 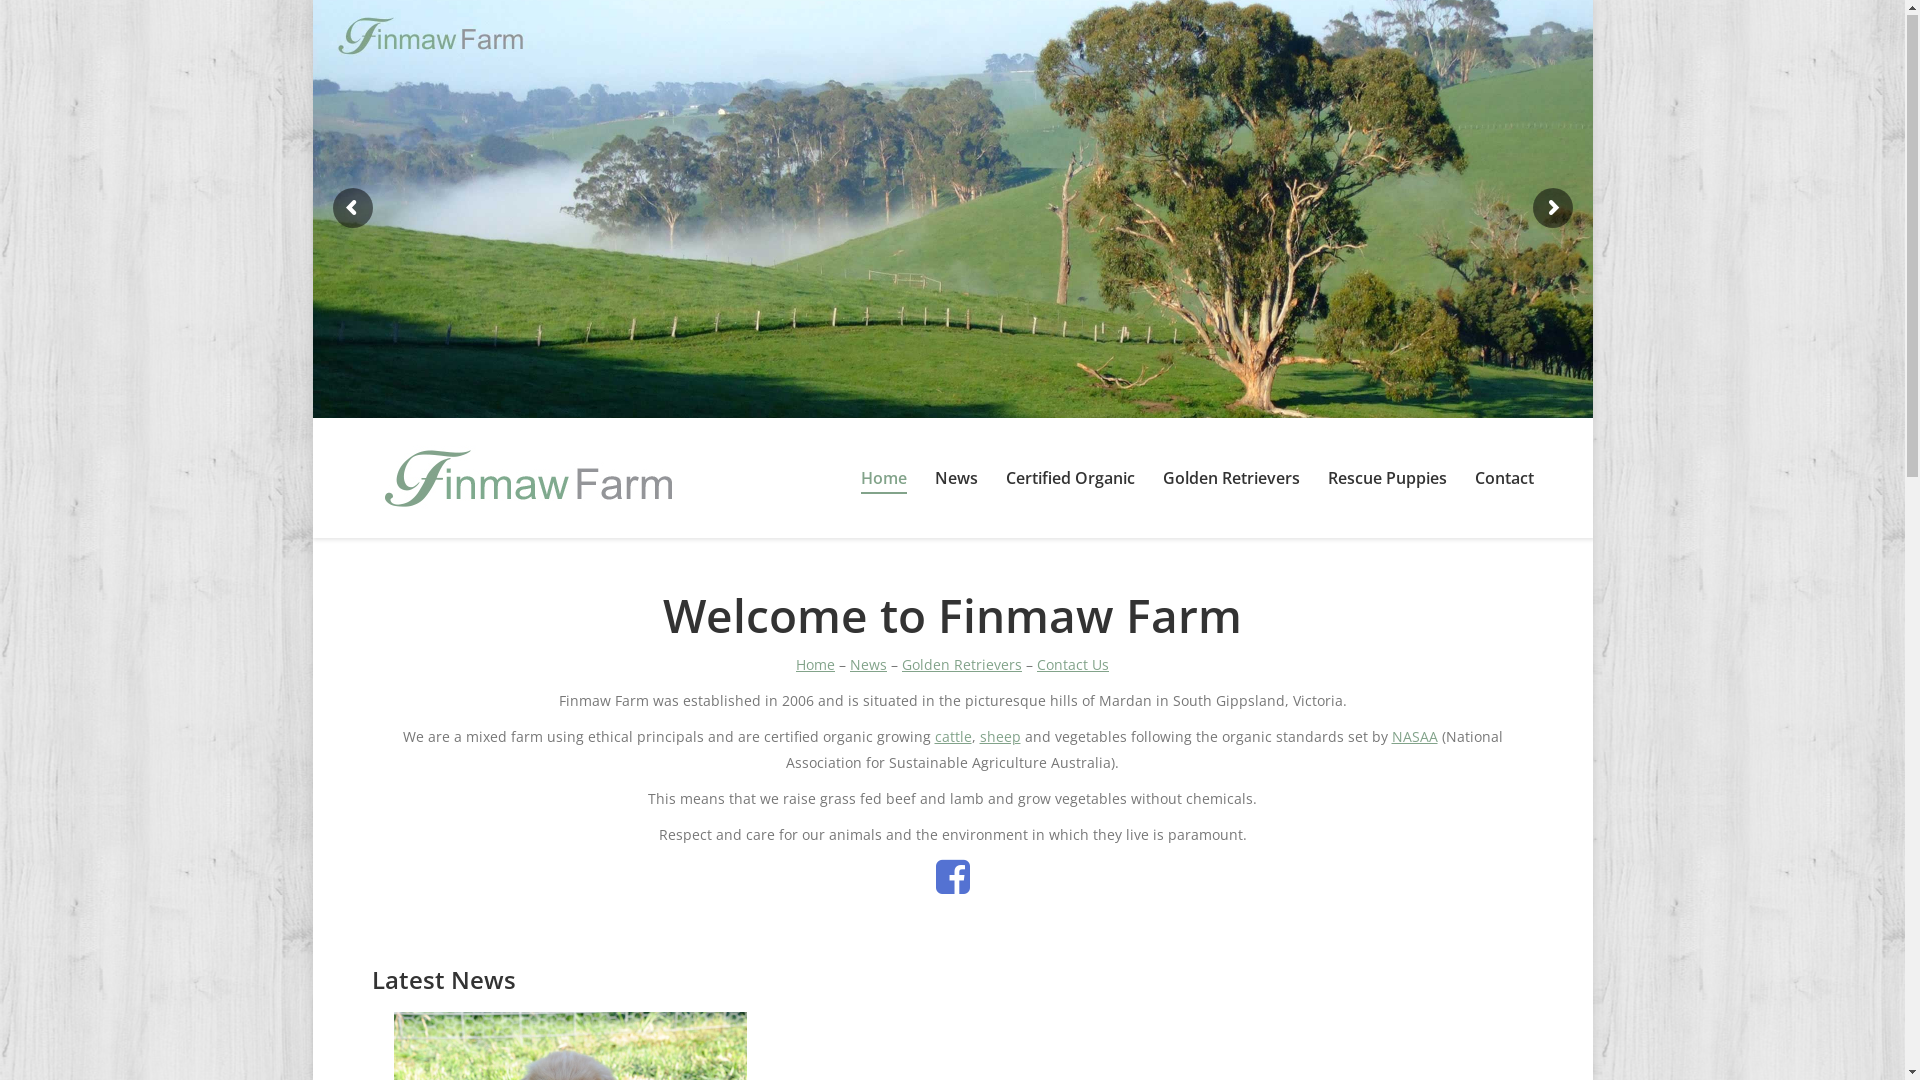 I want to click on 'Contact', so click(x=1503, y=479).